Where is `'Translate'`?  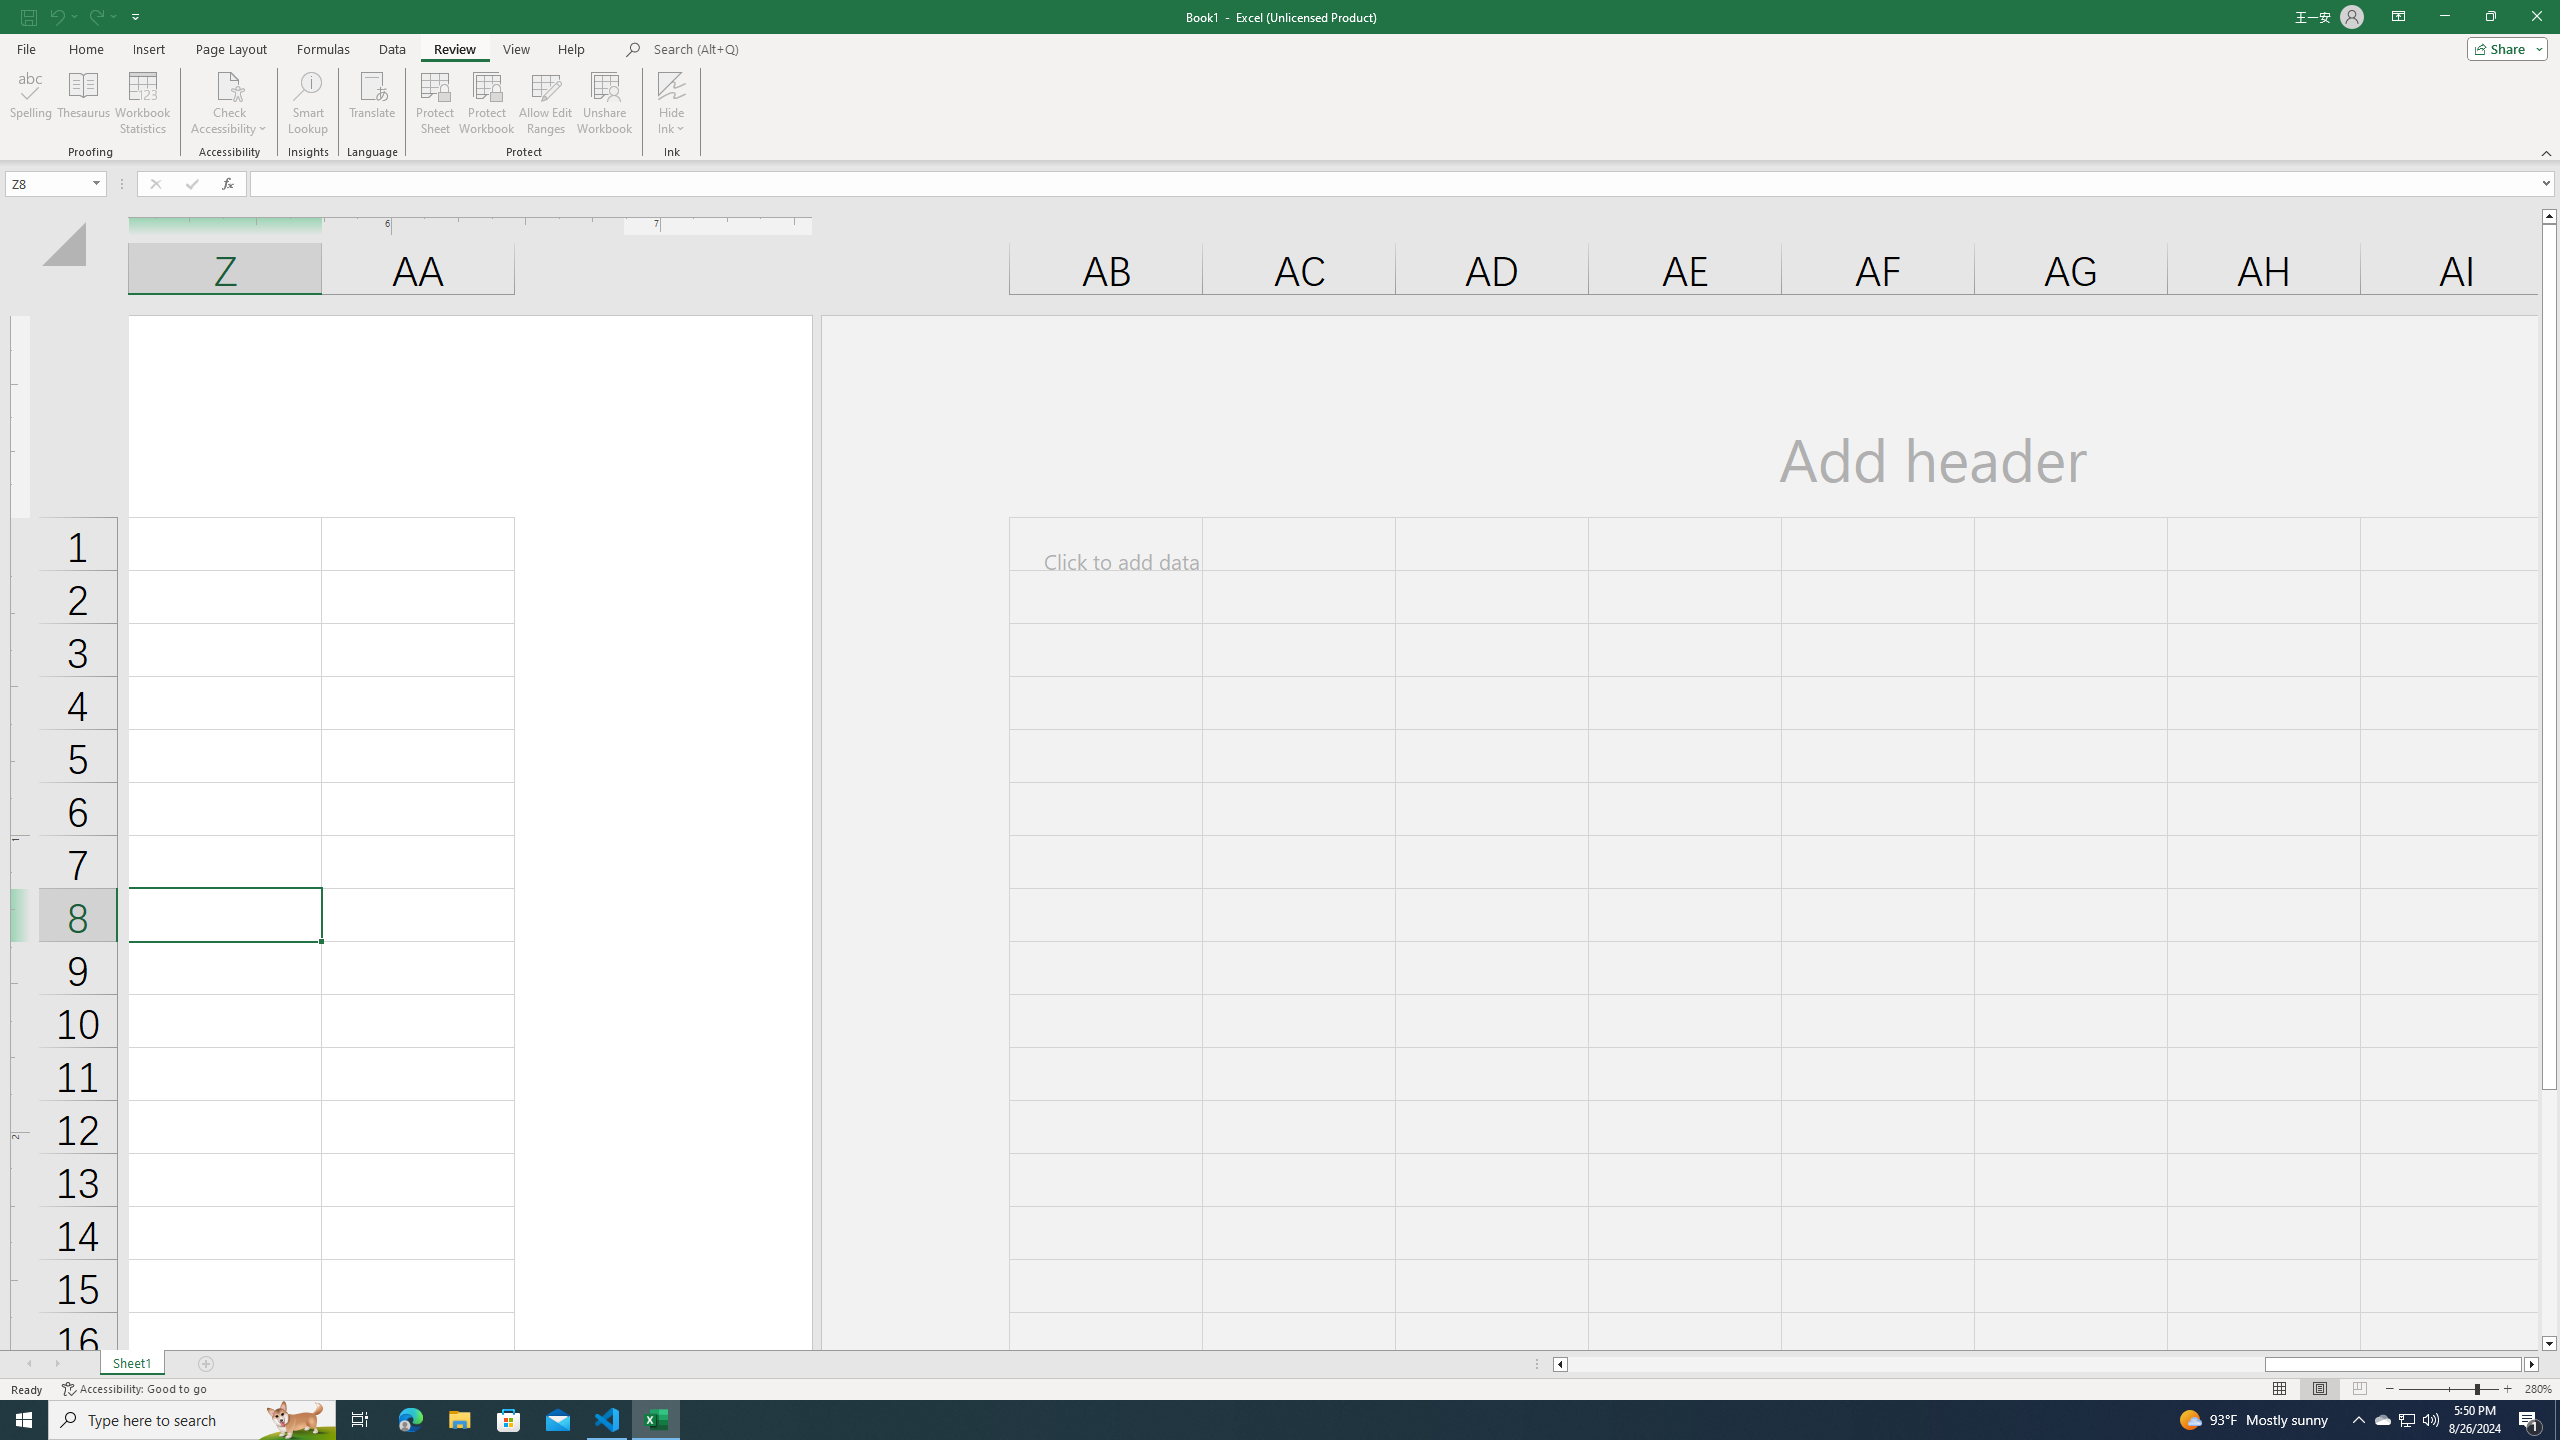 'Translate' is located at coordinates (371, 103).